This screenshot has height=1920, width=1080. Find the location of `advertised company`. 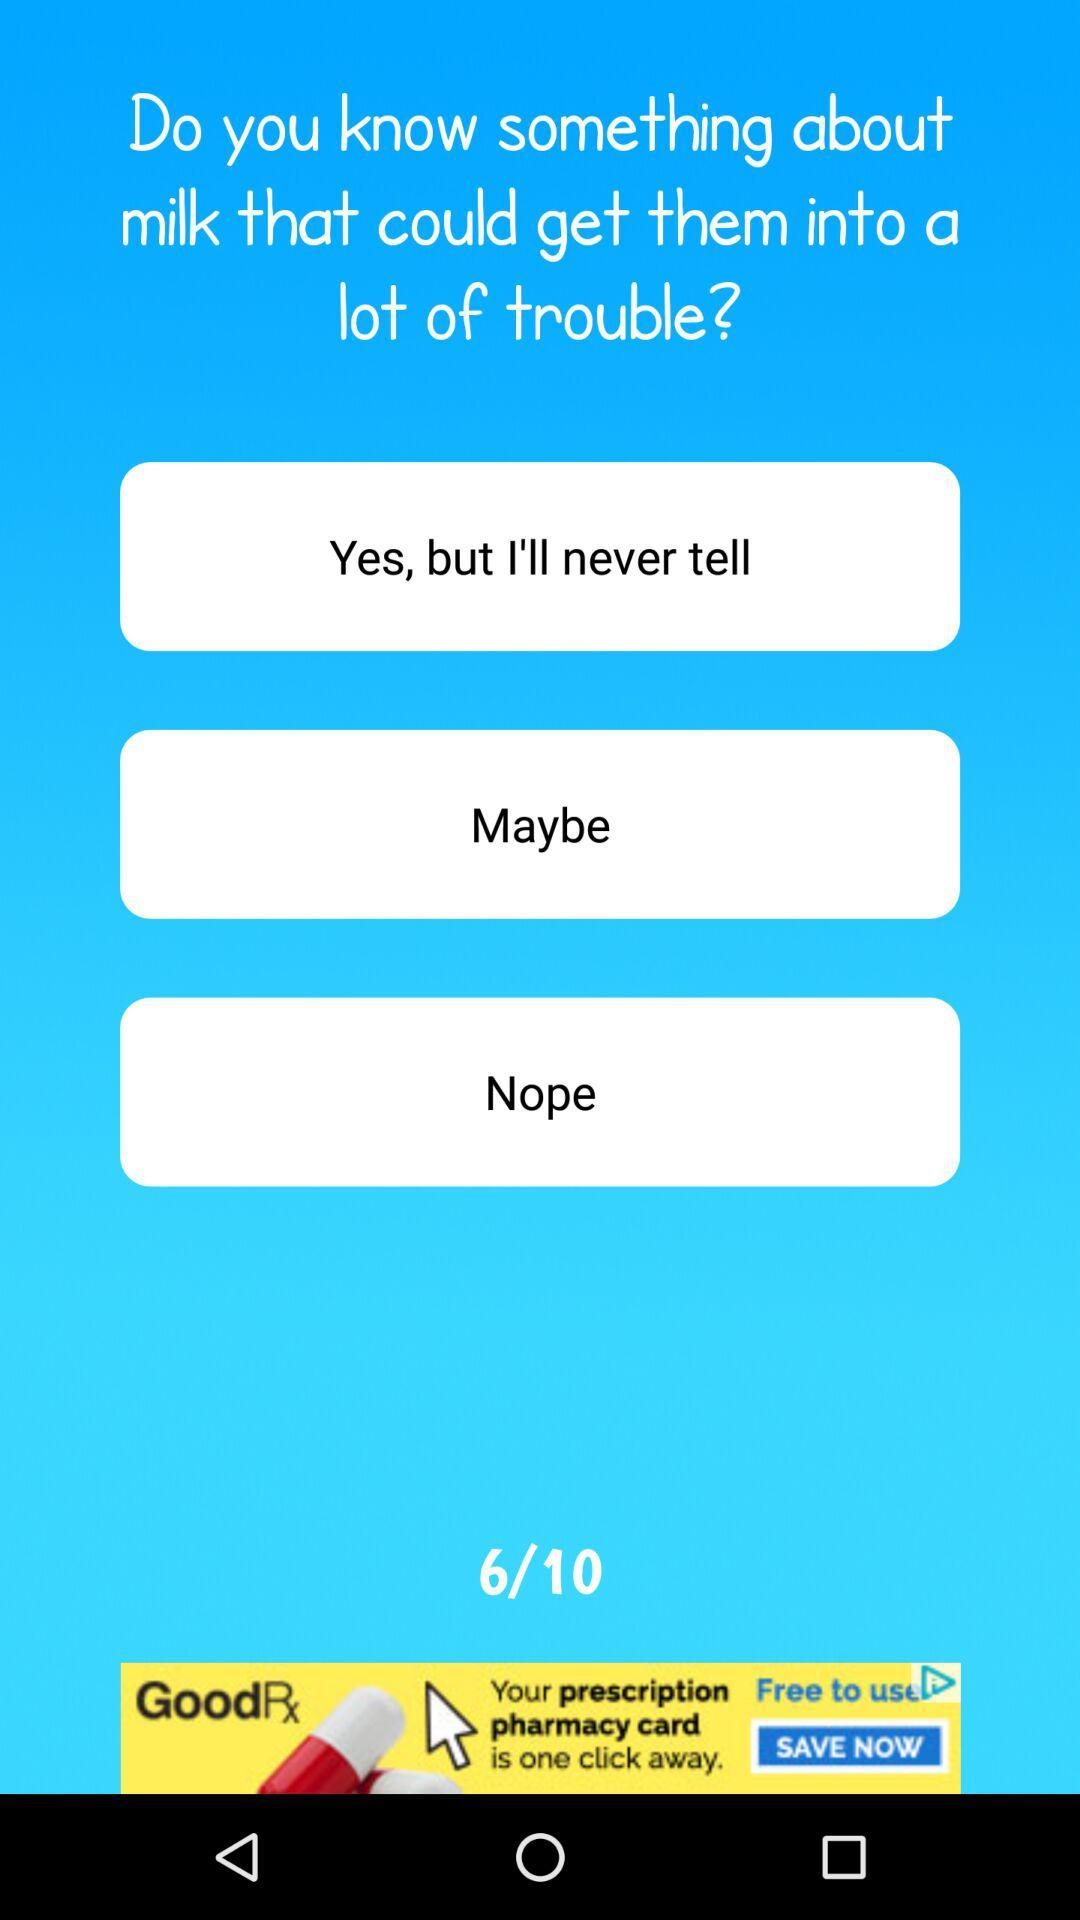

advertised company is located at coordinates (540, 1727).